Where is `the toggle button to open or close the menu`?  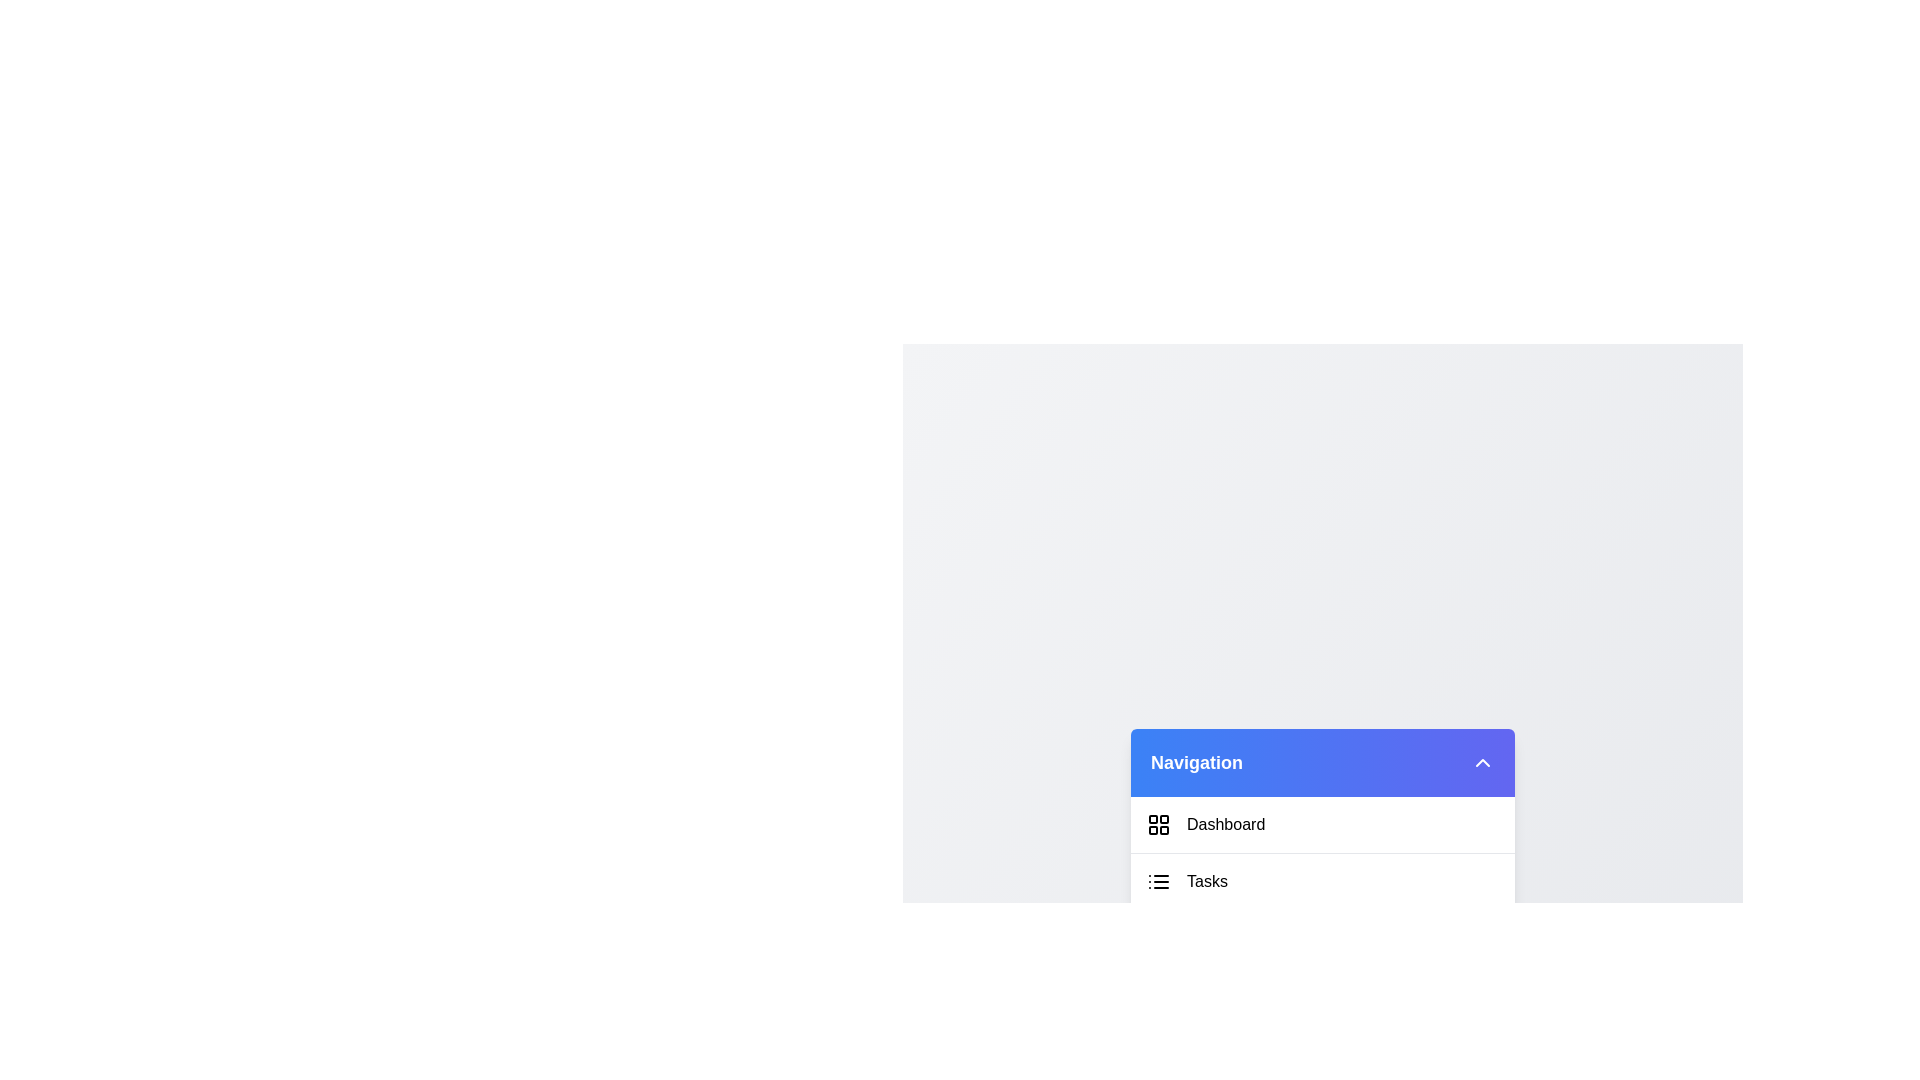 the toggle button to open or close the menu is located at coordinates (1483, 763).